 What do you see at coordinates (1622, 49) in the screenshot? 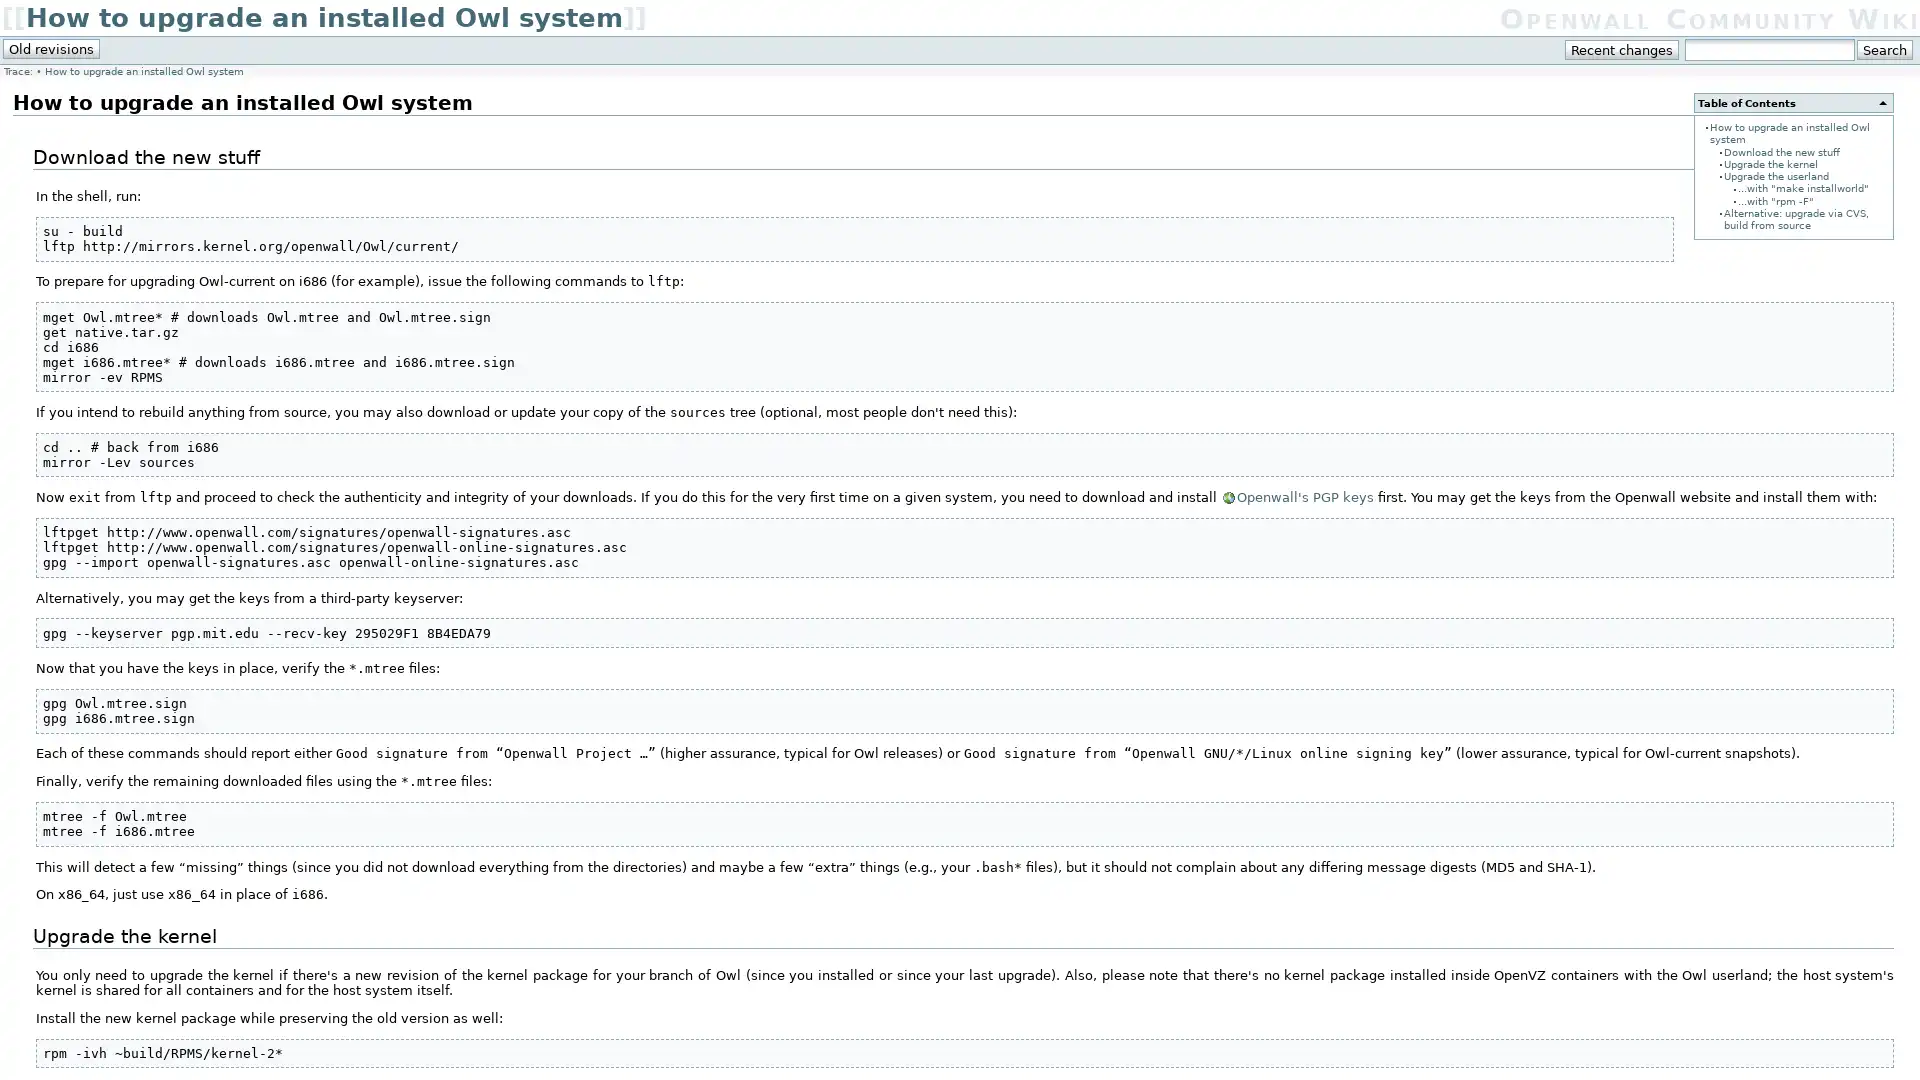
I see `Recent changes` at bounding box center [1622, 49].